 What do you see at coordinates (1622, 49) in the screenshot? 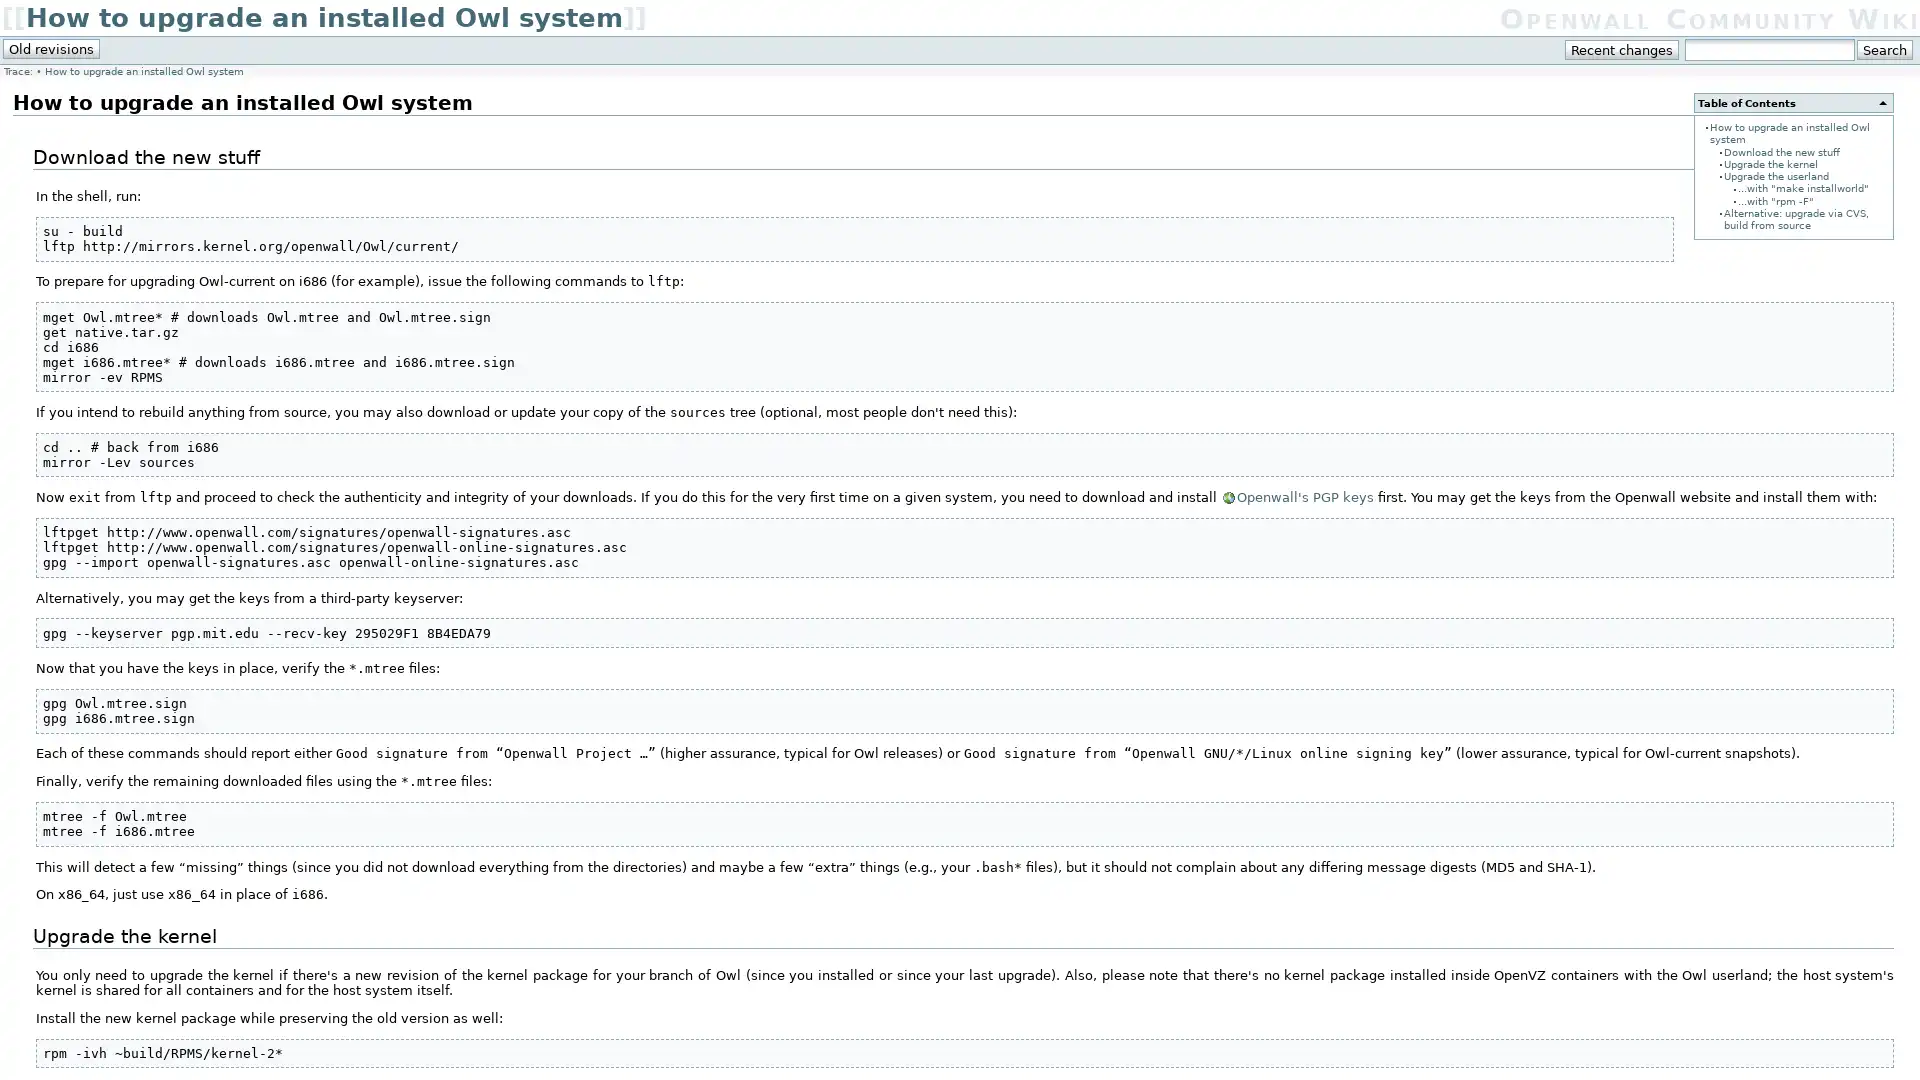
I see `Recent changes` at bounding box center [1622, 49].